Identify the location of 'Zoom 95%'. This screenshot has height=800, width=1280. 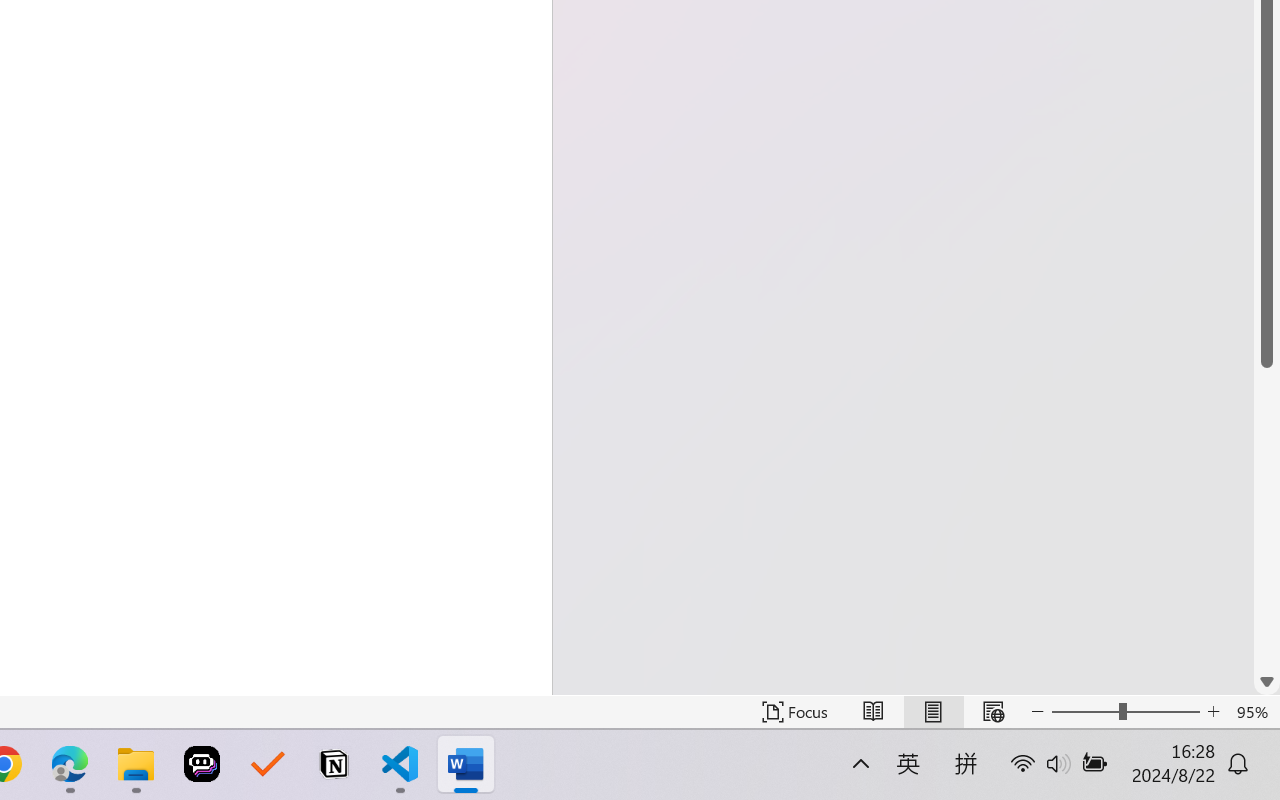
(1252, 711).